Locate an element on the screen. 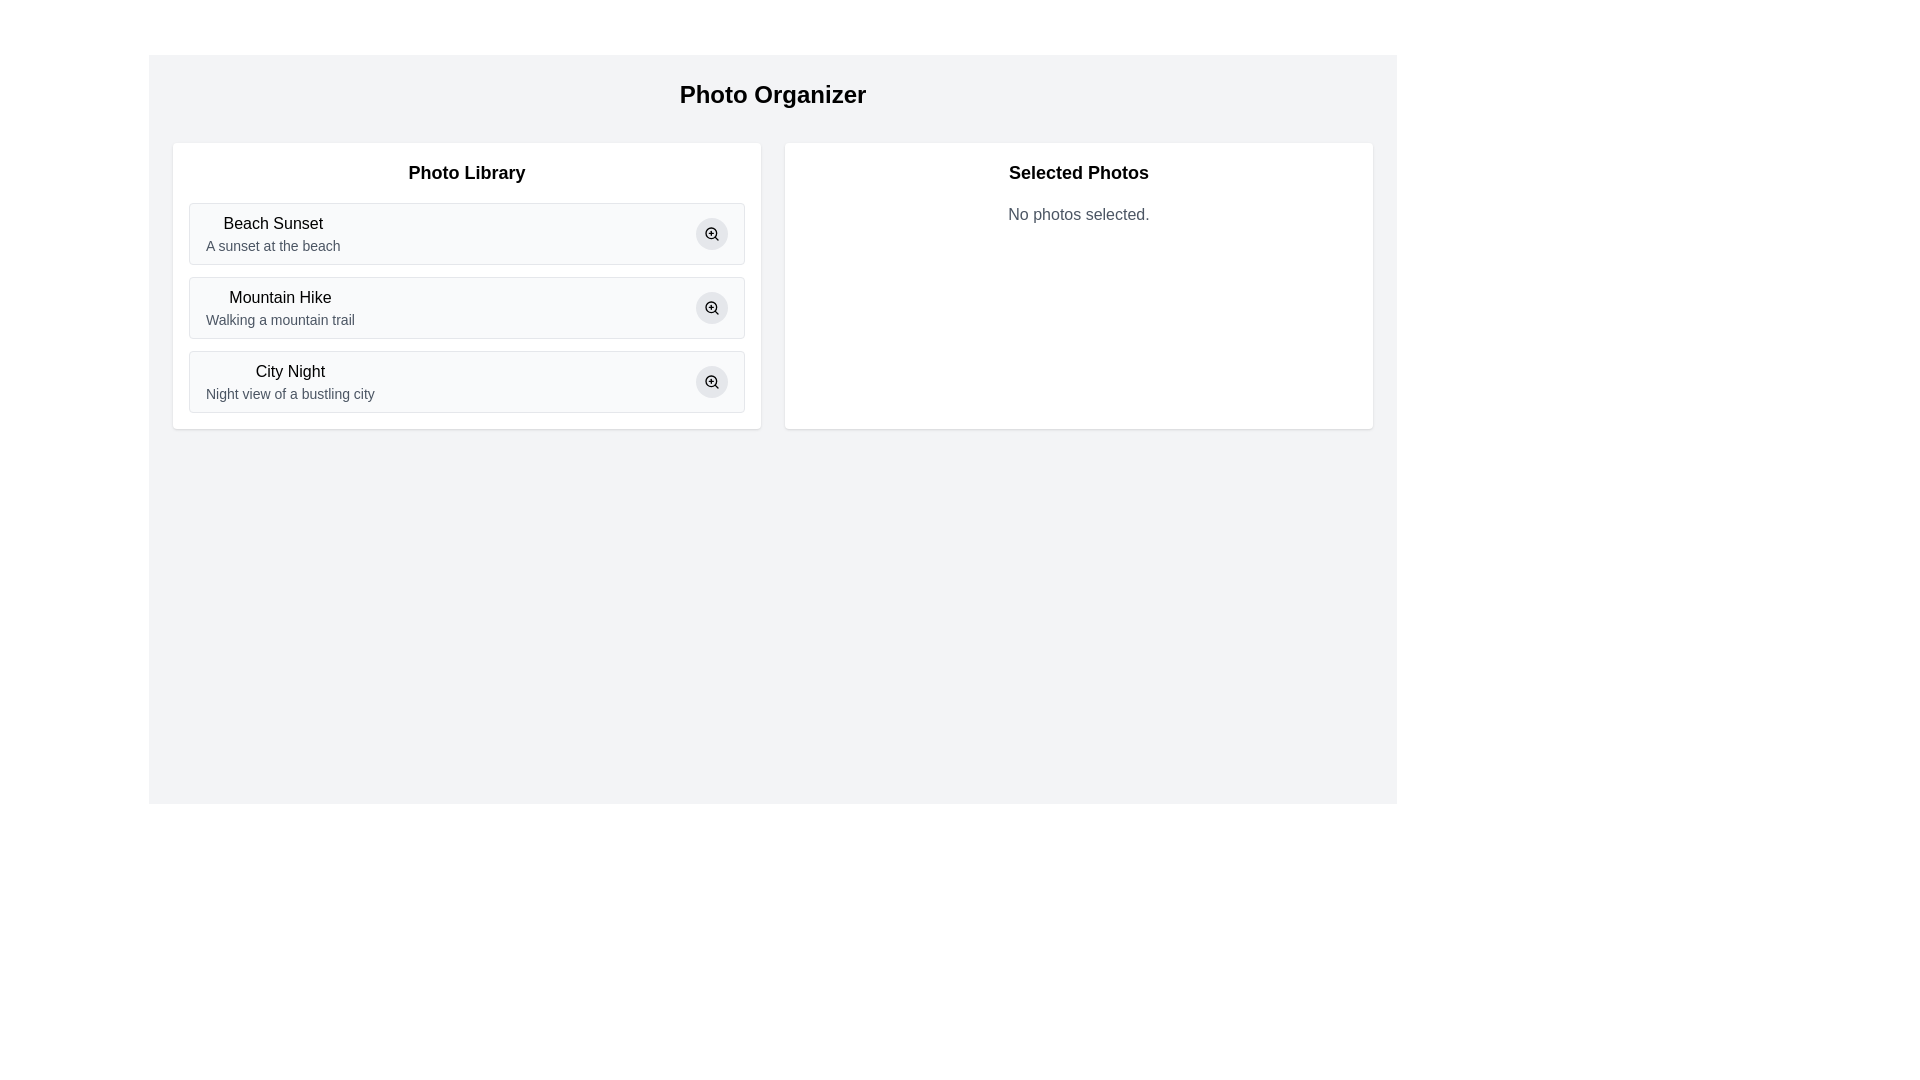 This screenshot has width=1920, height=1080. the 'City Night' text label in the Photo Library section, which is styled with medium font weight and located in the third row of the left half of the UI is located at coordinates (289, 371).